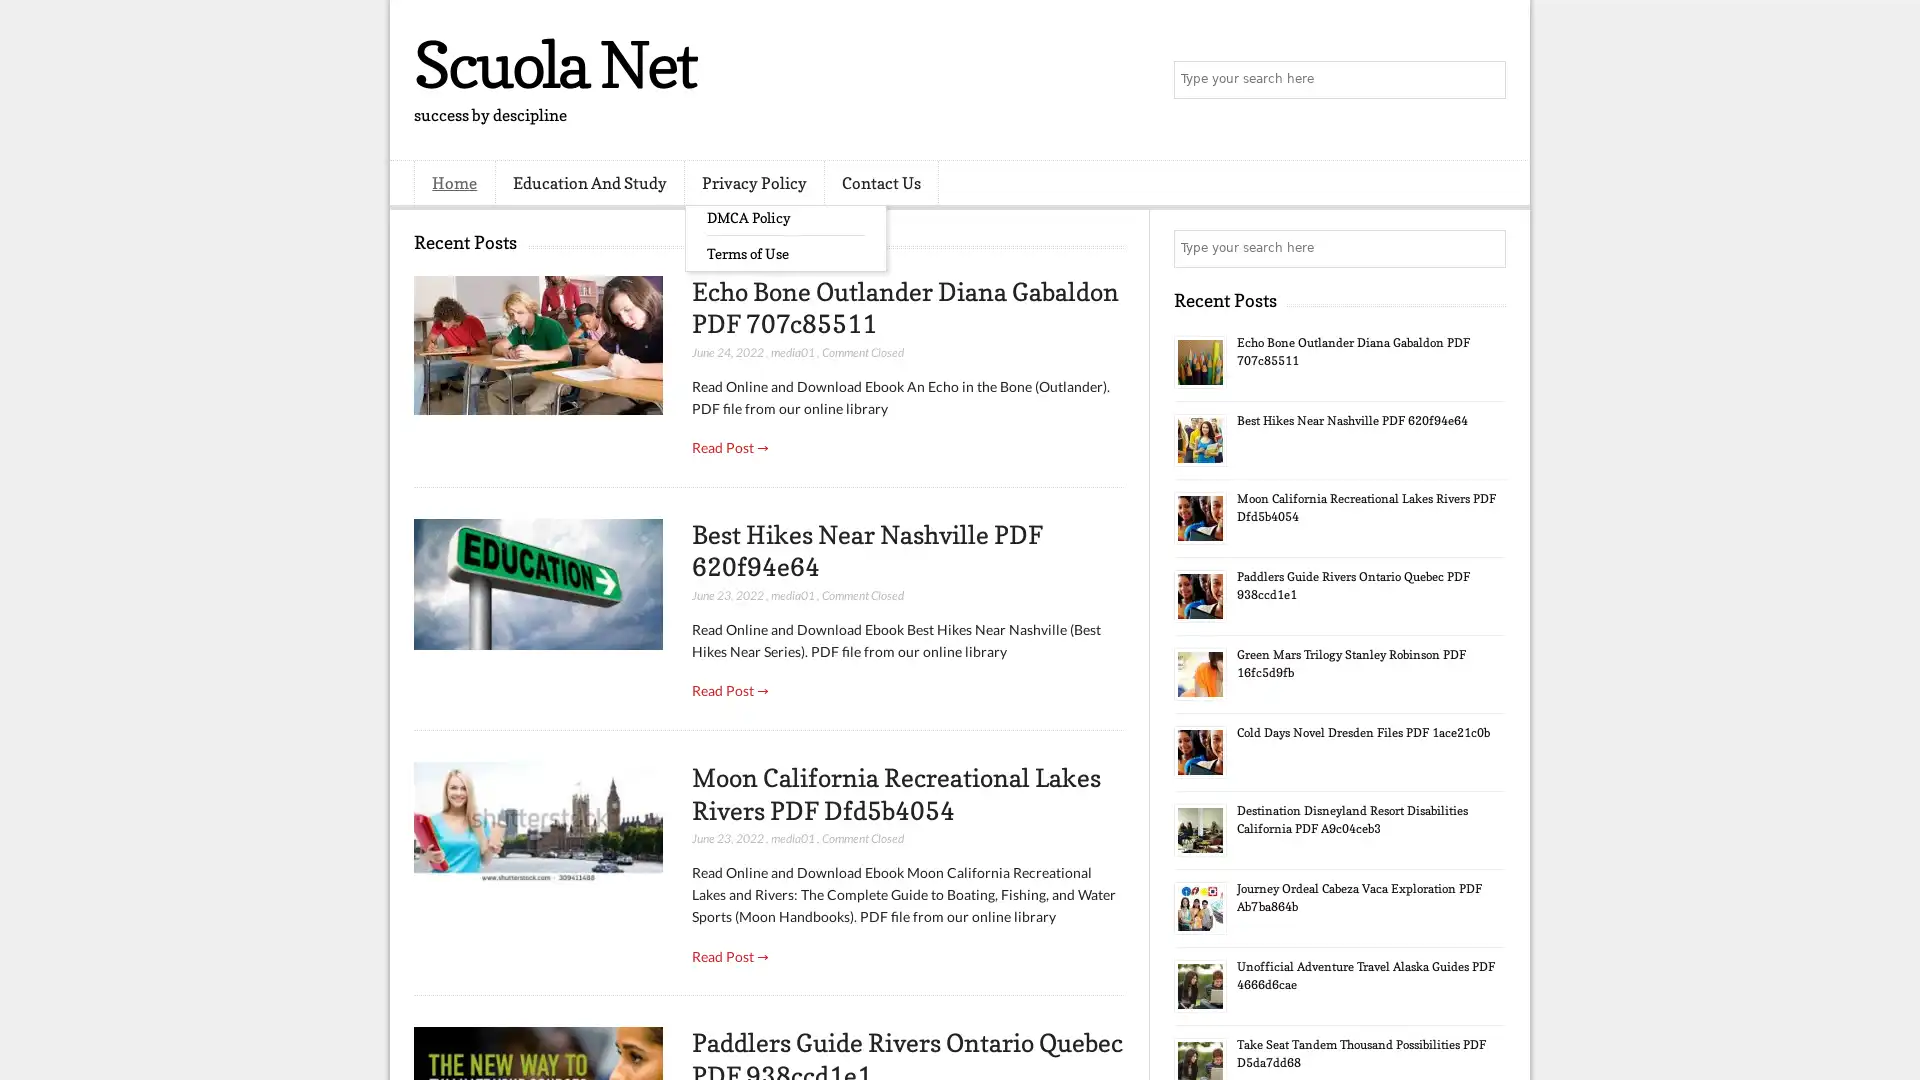  Describe the element at coordinates (1485, 80) in the screenshot. I see `Search` at that location.